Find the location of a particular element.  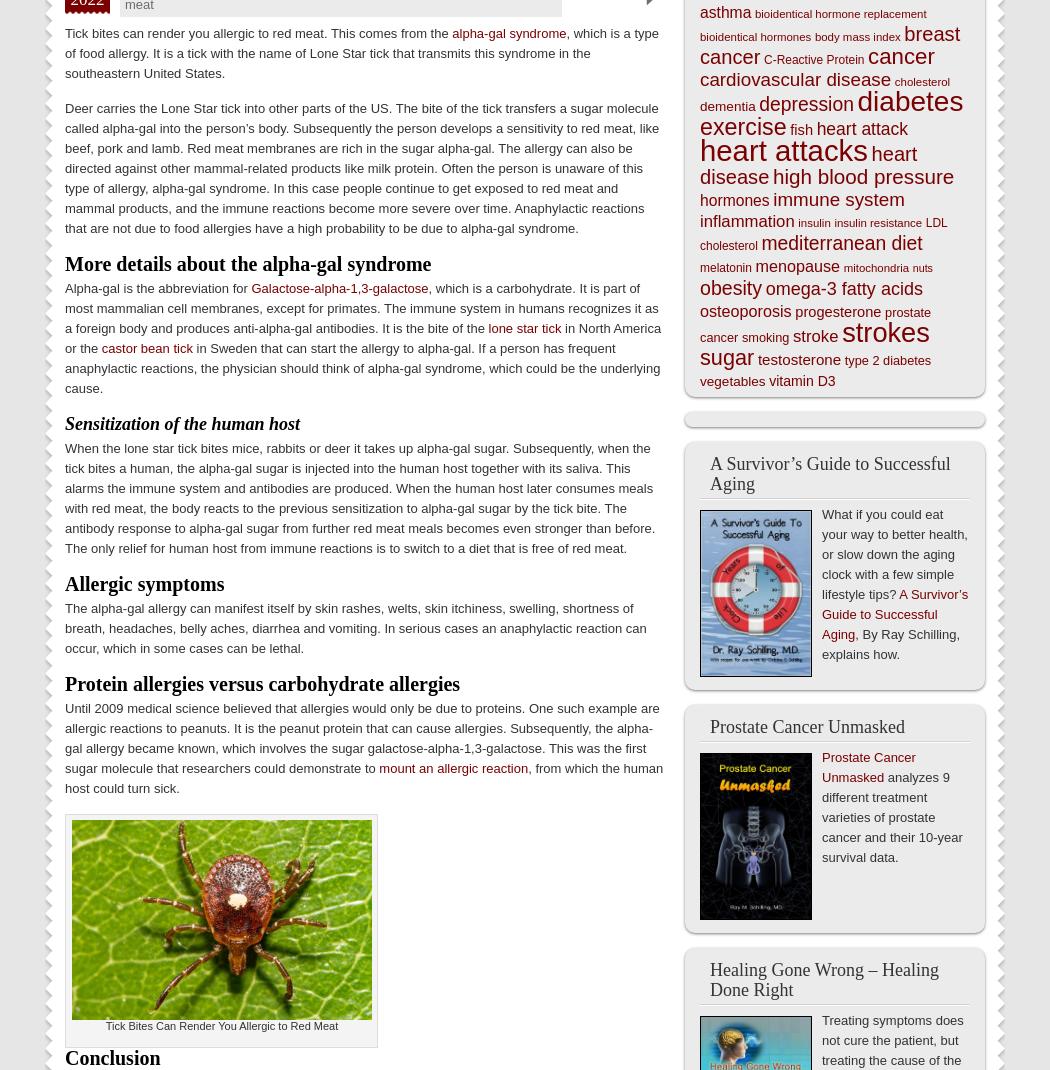

'immune system' is located at coordinates (838, 198).